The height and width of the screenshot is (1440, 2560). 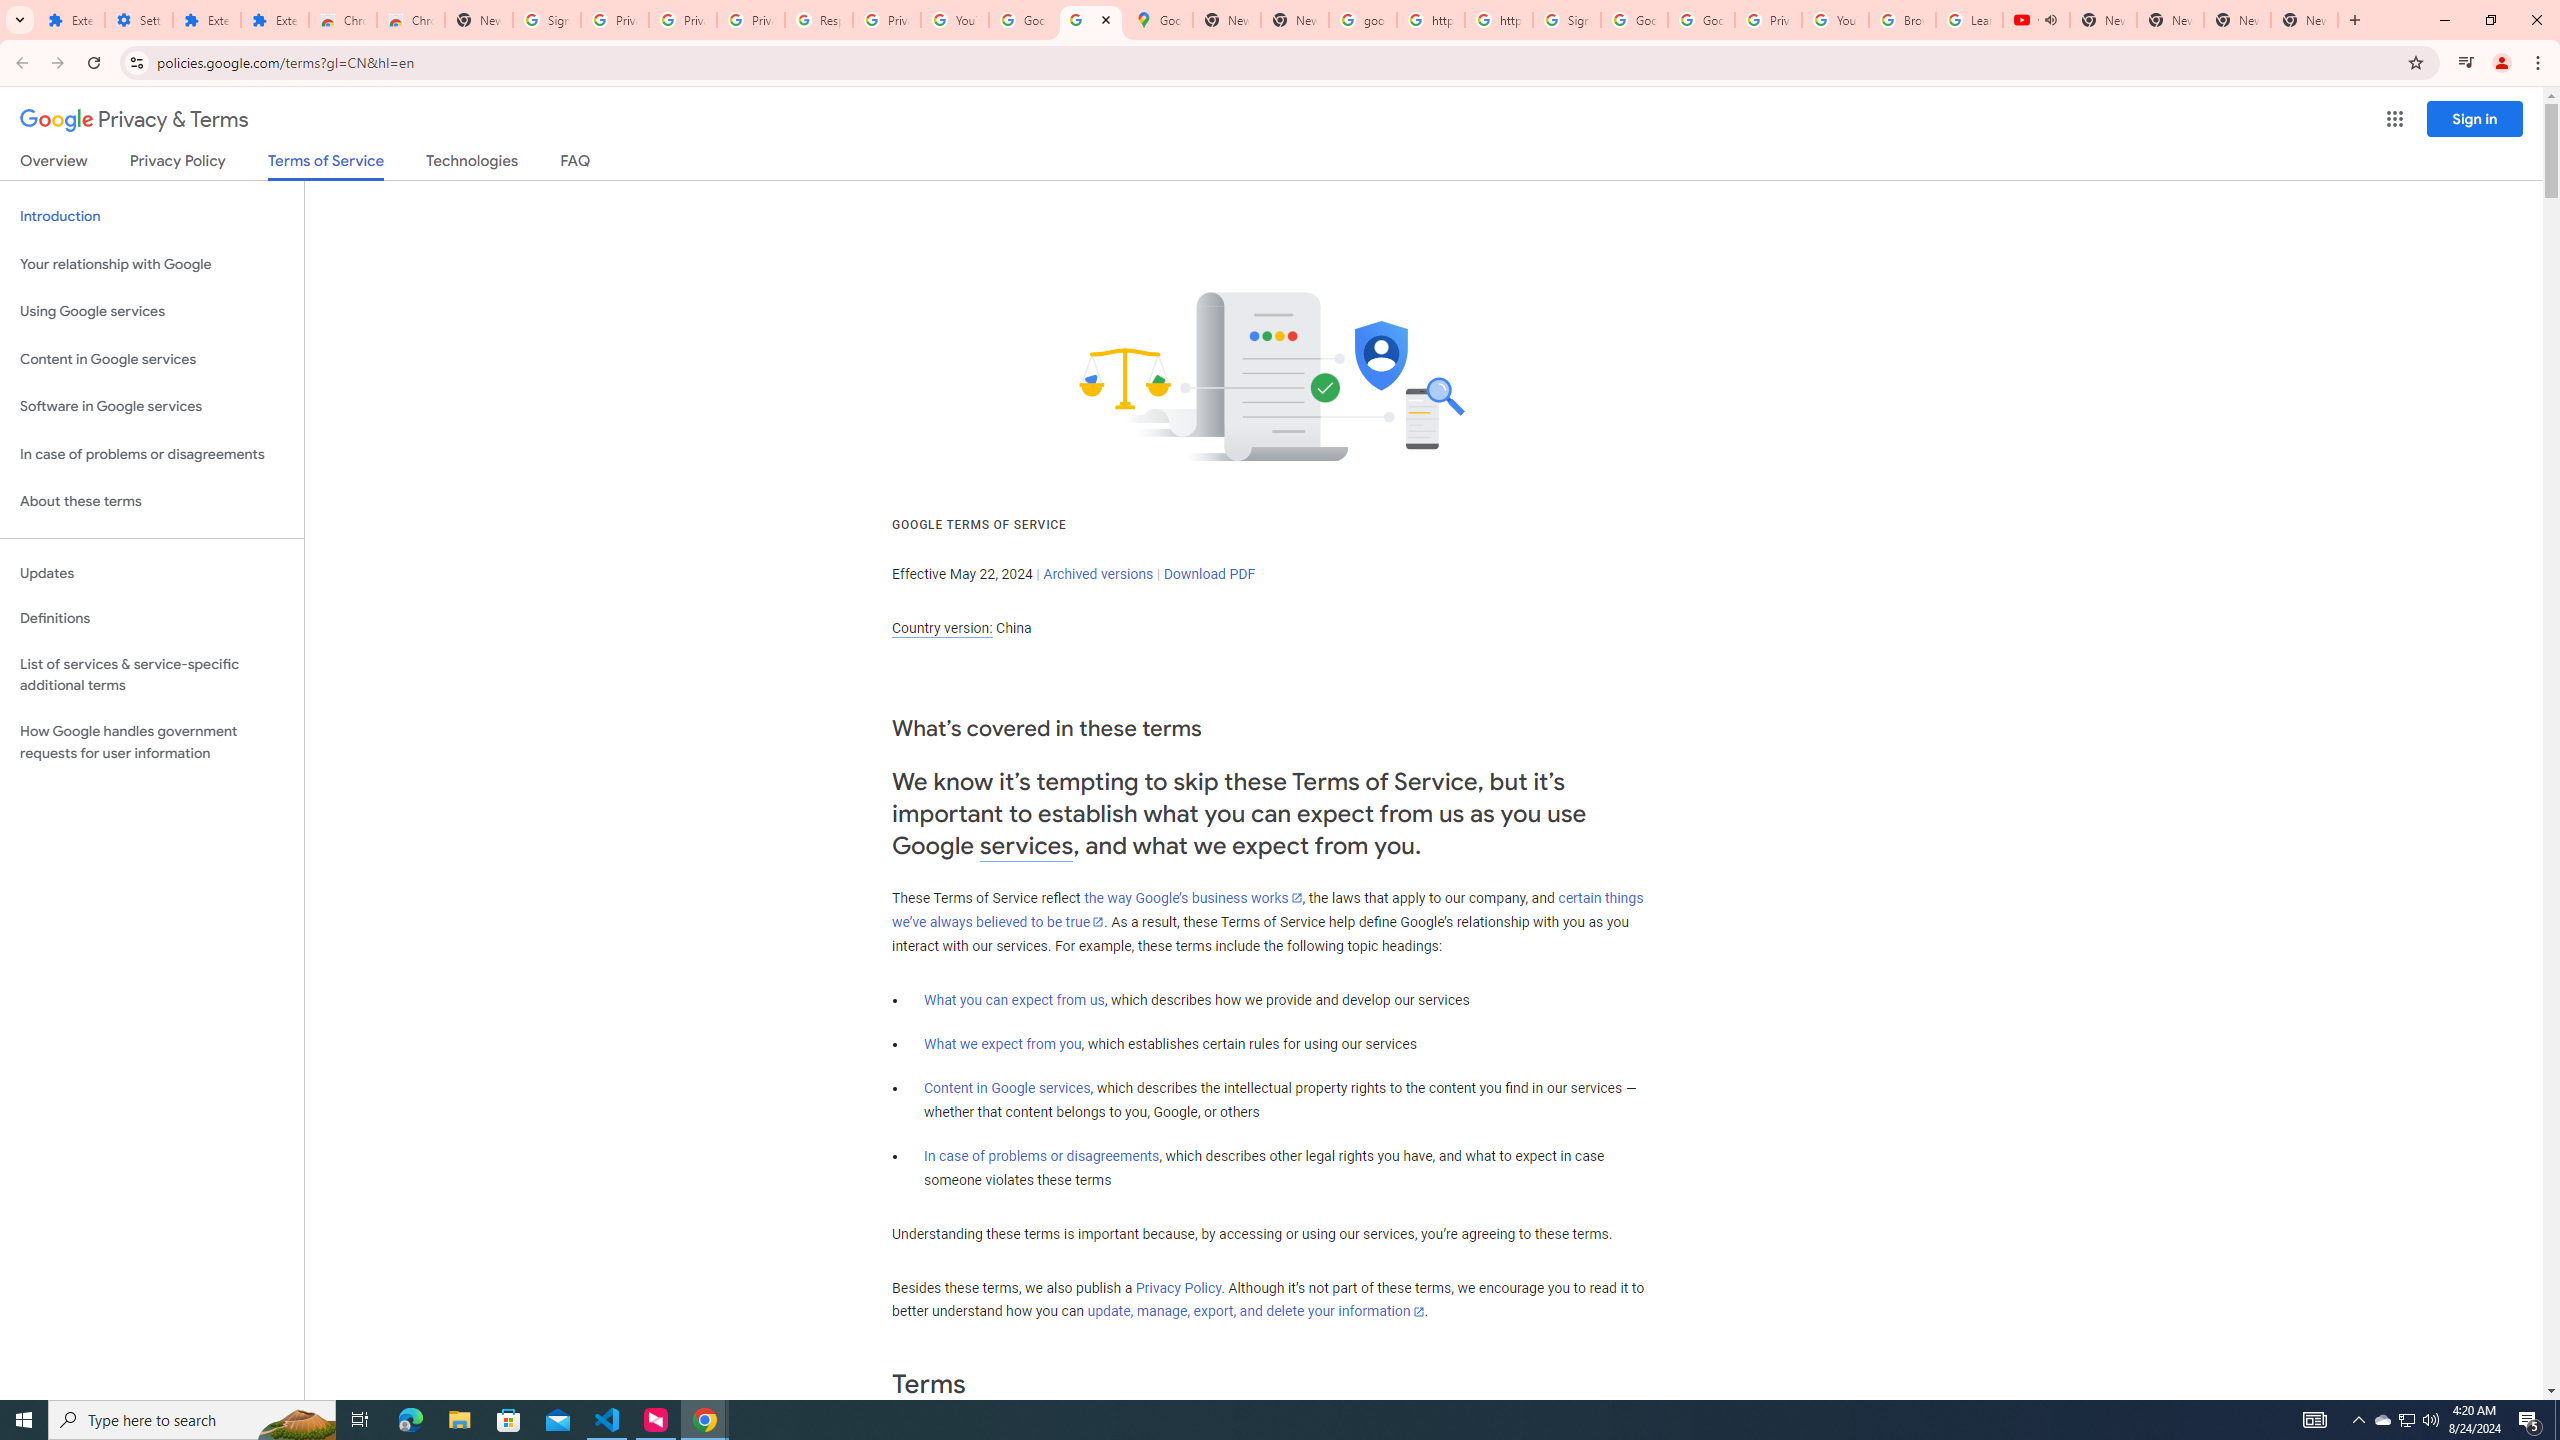 I want to click on 'New Tab', so click(x=2304, y=19).